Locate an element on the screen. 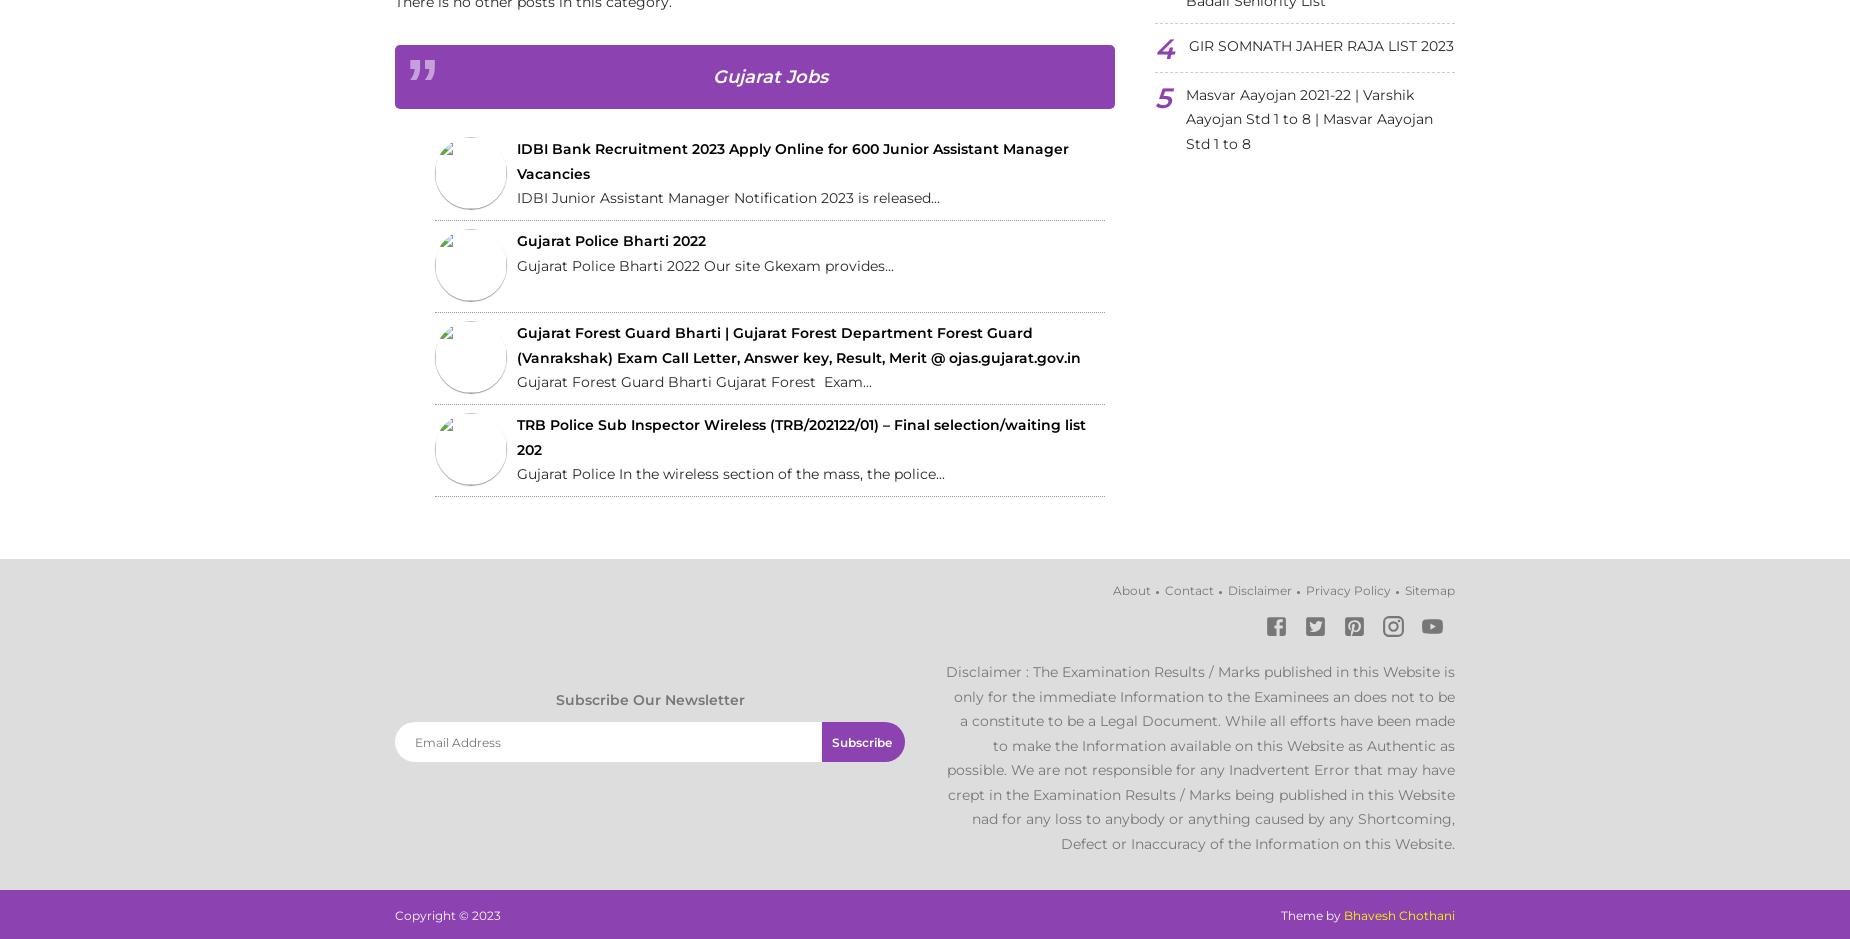  'TRB Police Sub Inspector Wireless (TRB/202122/01) – Final selection/waiting list 202' is located at coordinates (801, 437).